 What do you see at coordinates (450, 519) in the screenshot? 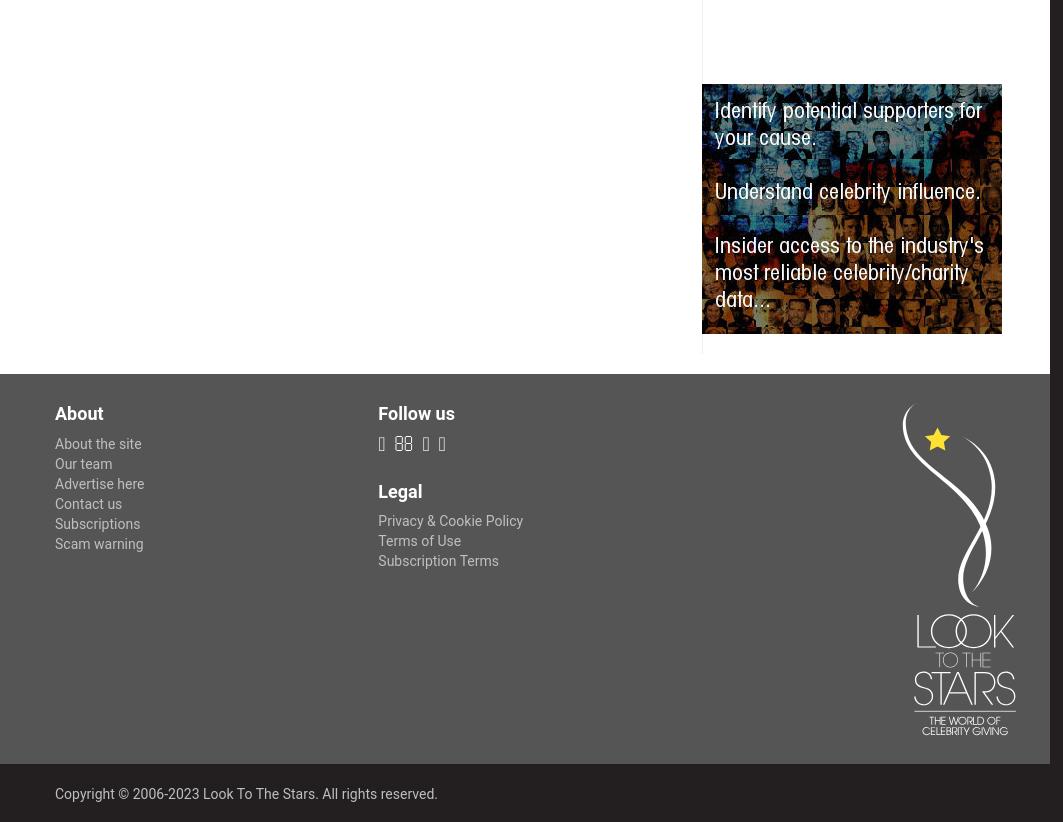
I see `'Privacy & Cookie Policy'` at bounding box center [450, 519].